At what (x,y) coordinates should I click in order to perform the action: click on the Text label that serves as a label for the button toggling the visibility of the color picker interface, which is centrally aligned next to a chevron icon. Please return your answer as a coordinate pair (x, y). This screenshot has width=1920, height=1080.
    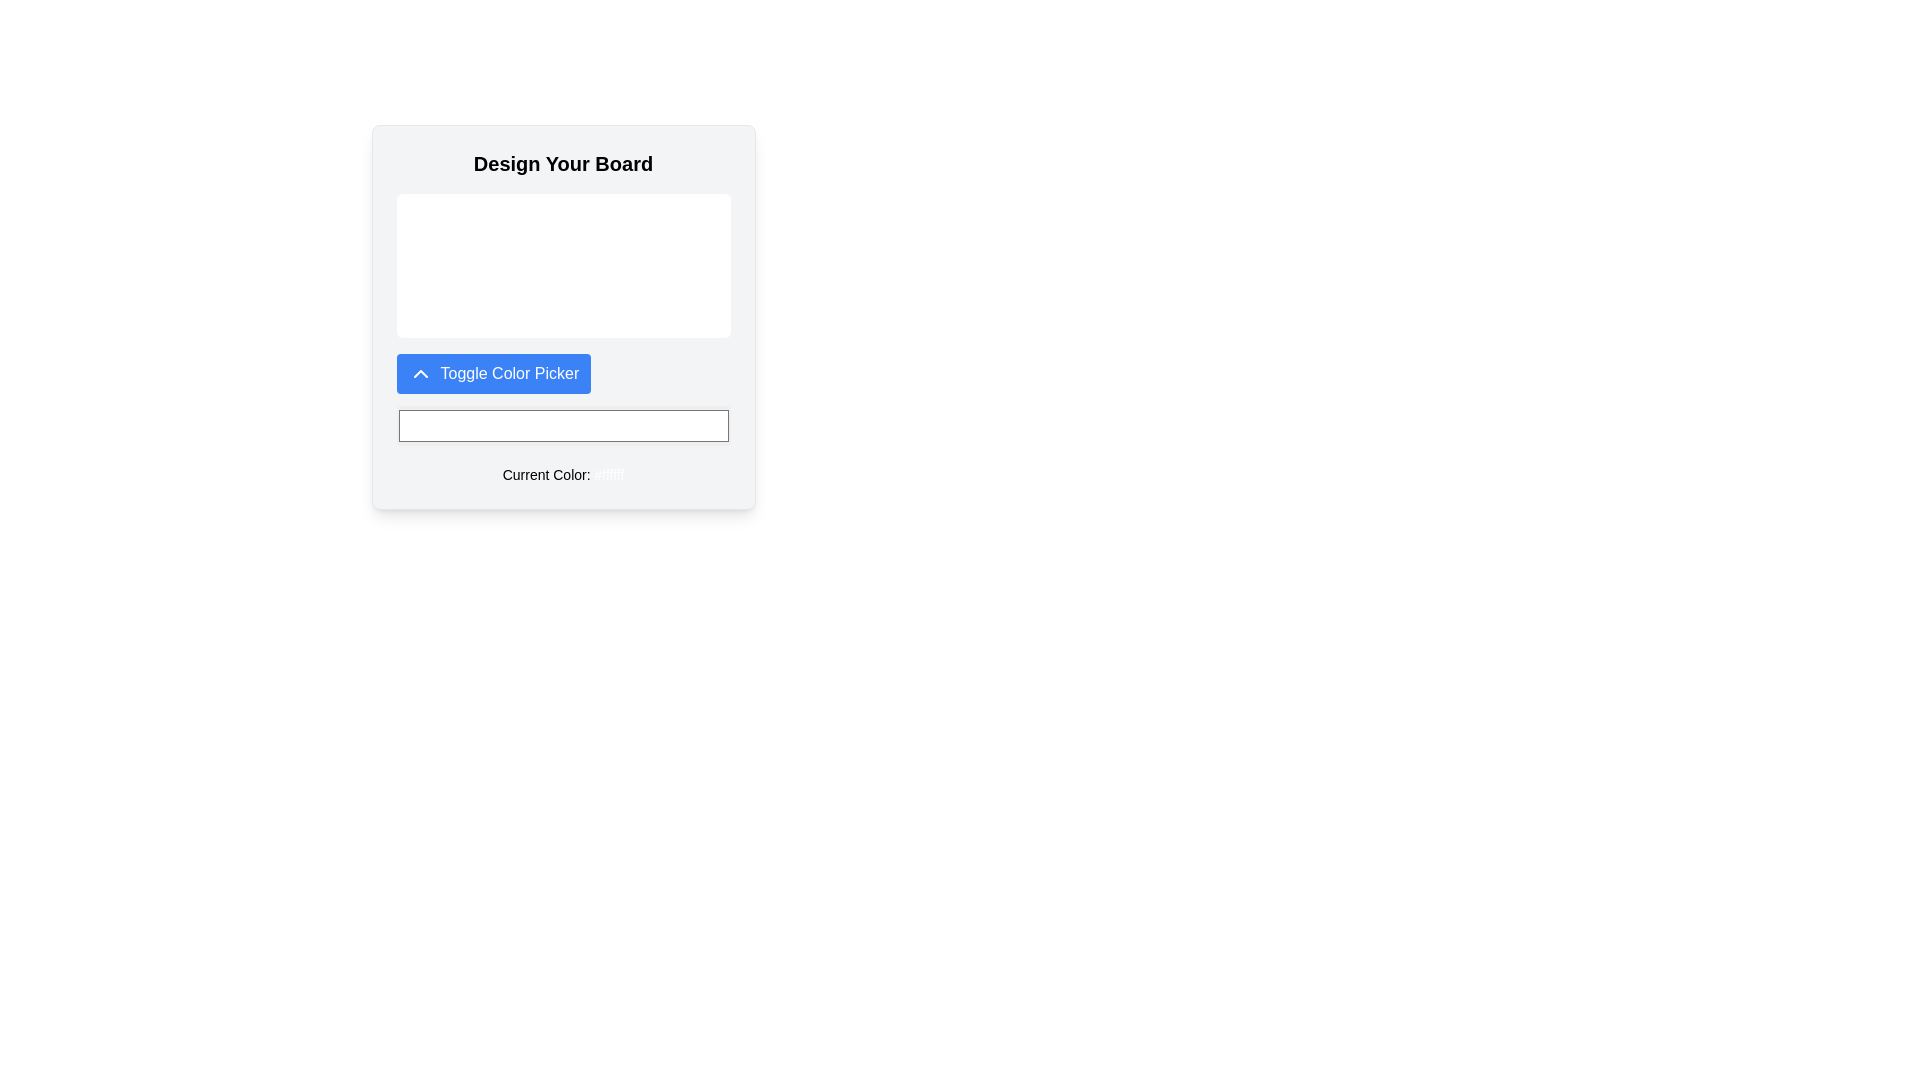
    Looking at the image, I should click on (509, 374).